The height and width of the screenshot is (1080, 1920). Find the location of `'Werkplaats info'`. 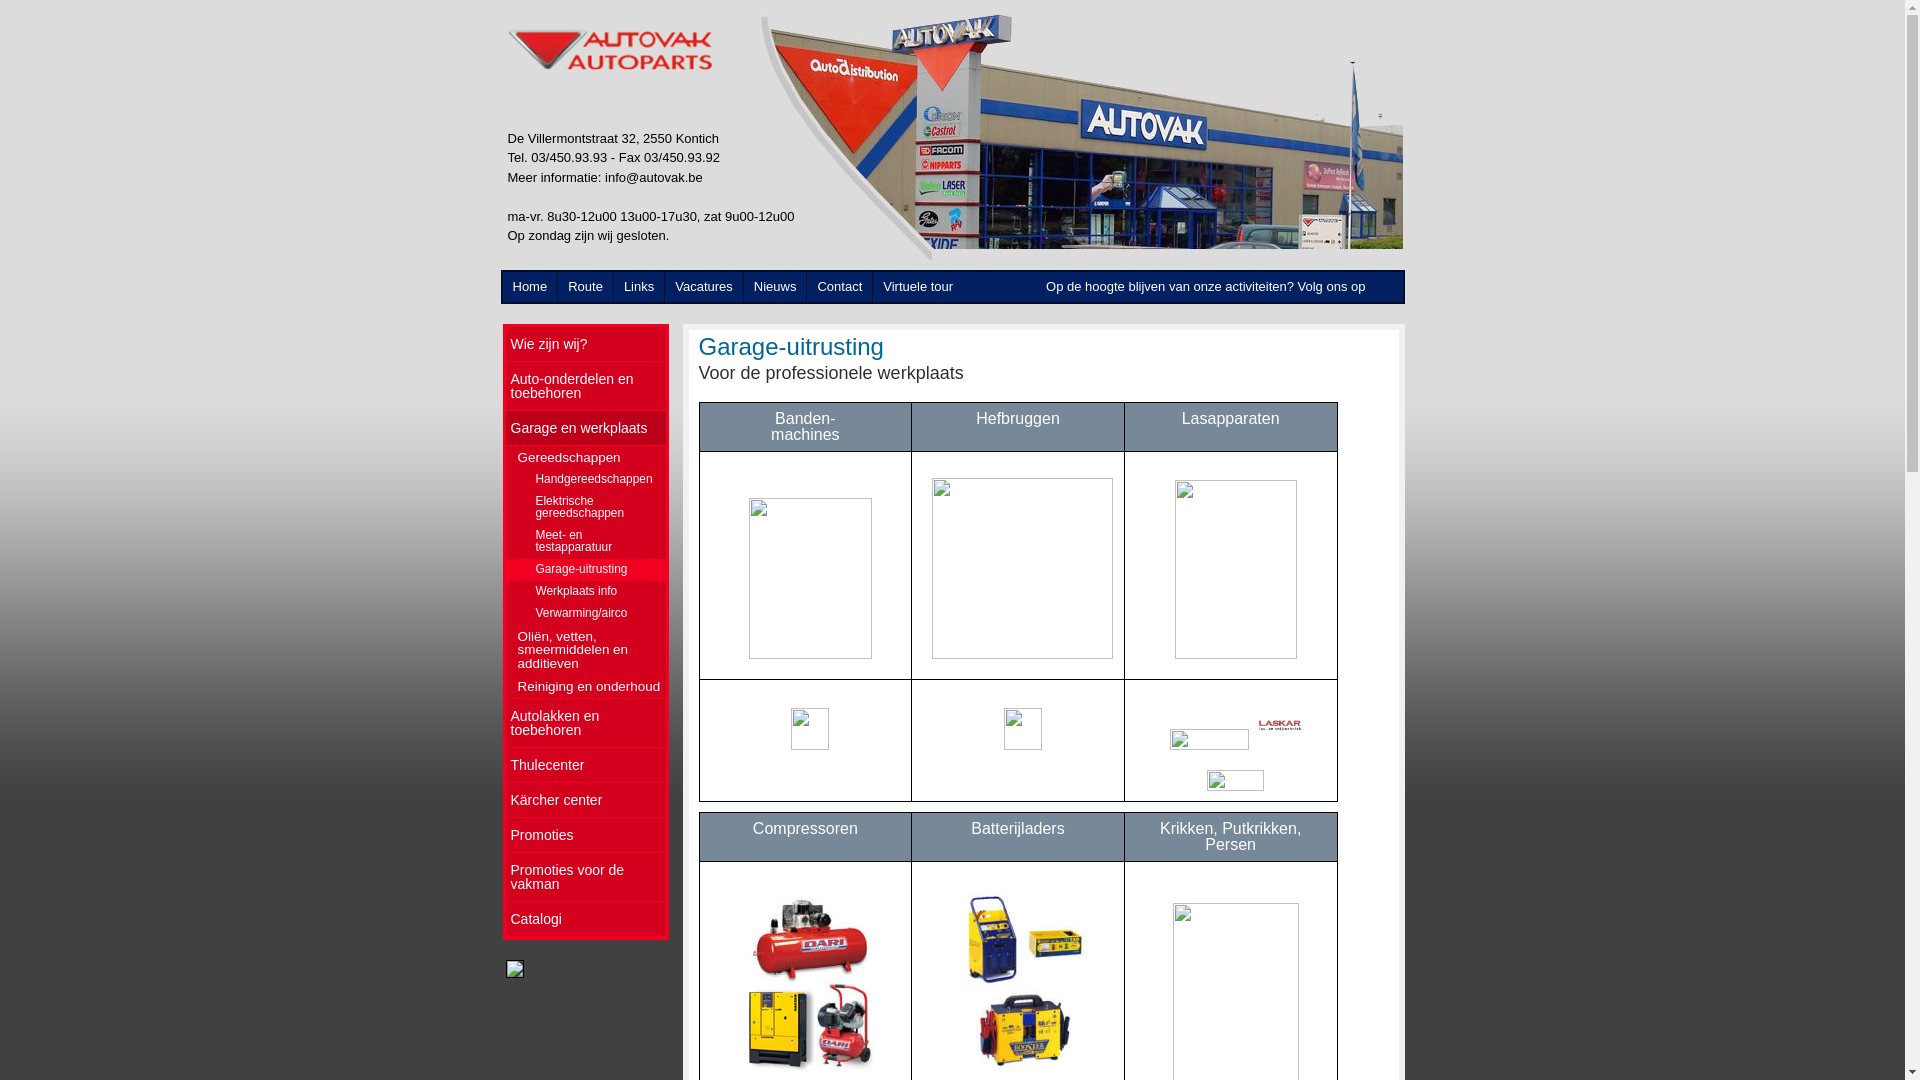

'Werkplaats info' is located at coordinates (584, 590).